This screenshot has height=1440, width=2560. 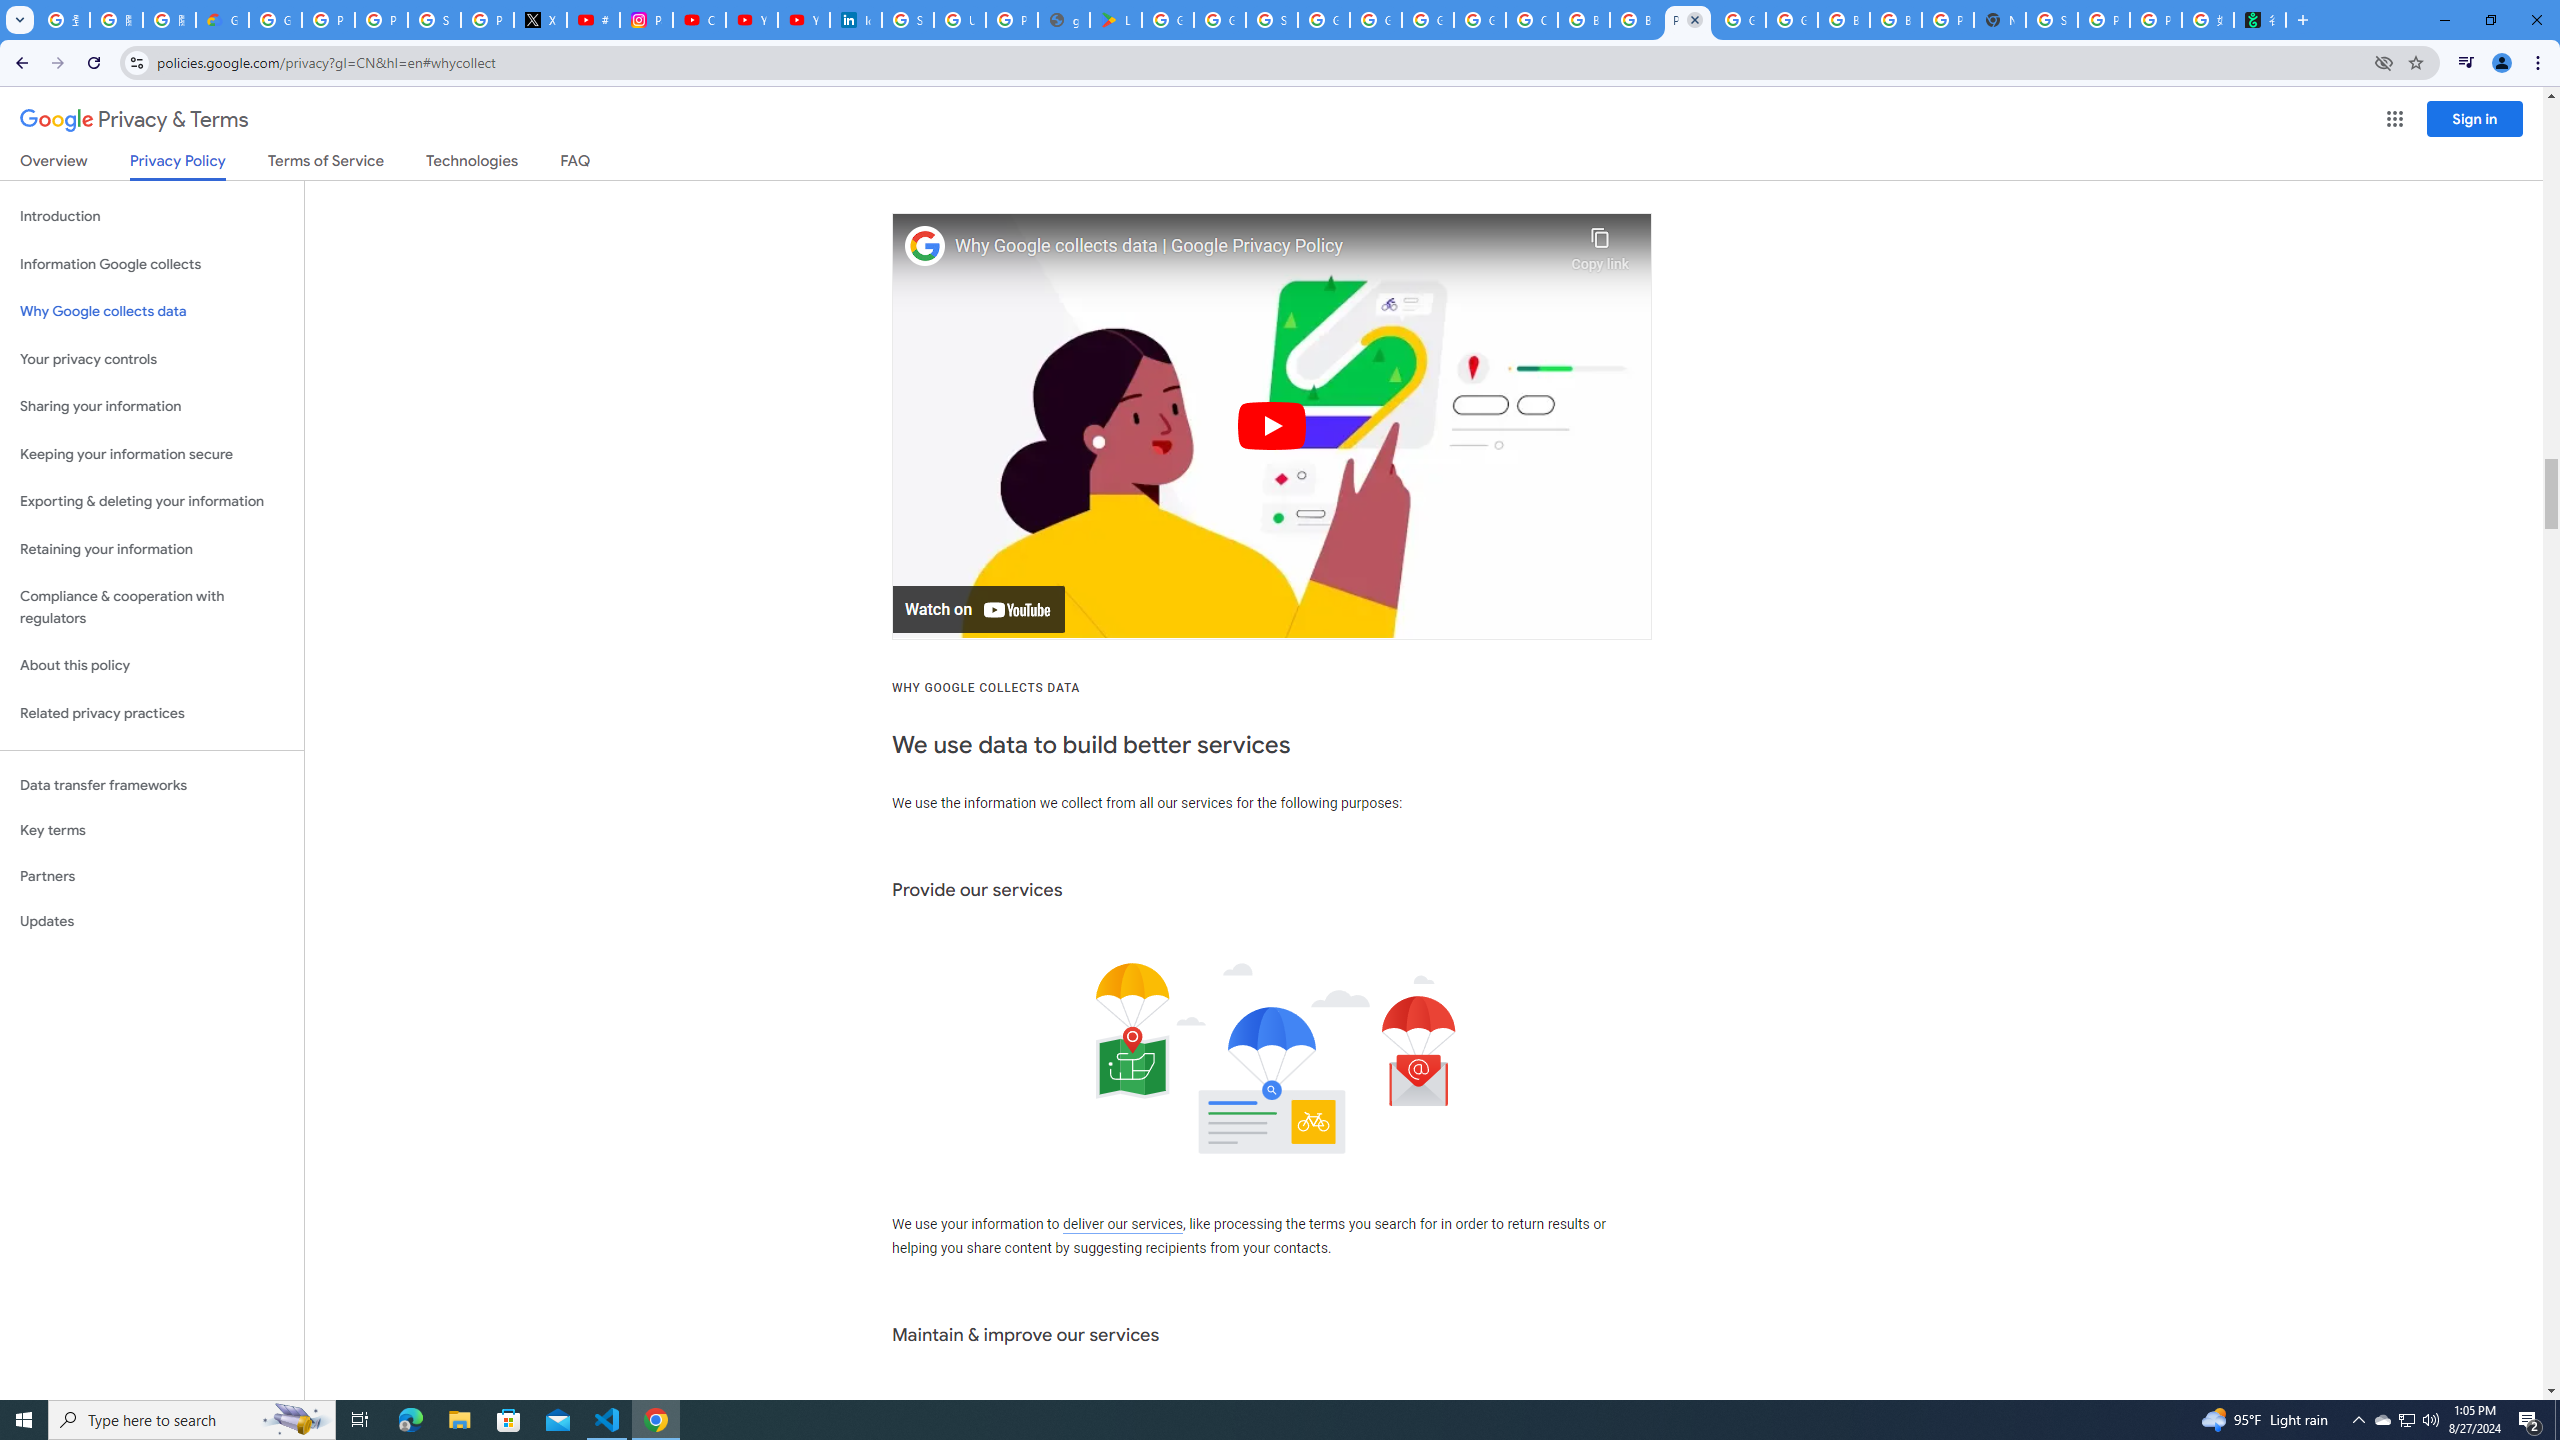 What do you see at coordinates (151, 920) in the screenshot?
I see `'Updates'` at bounding box center [151, 920].